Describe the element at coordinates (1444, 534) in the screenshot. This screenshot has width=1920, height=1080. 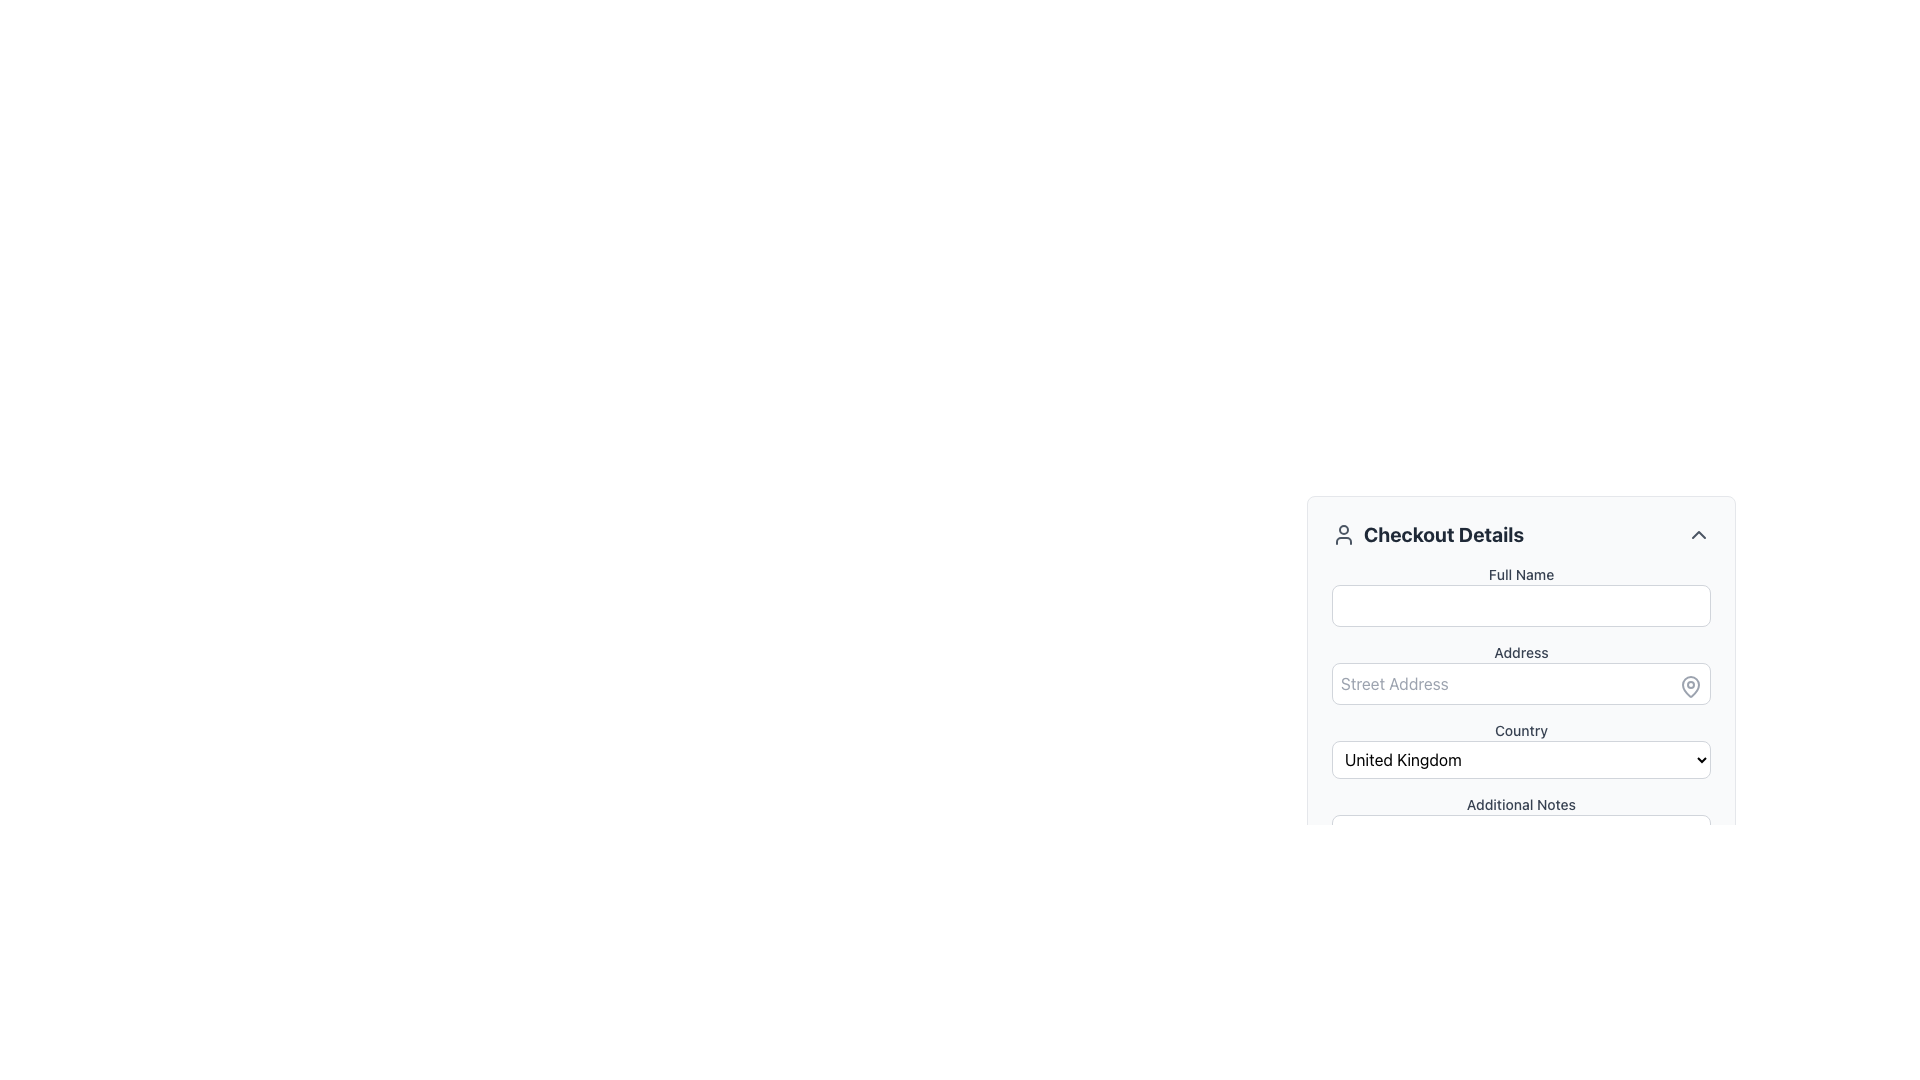
I see `text from the Text Label that serves as a header for the form, located to the right of a user profile icon` at that location.